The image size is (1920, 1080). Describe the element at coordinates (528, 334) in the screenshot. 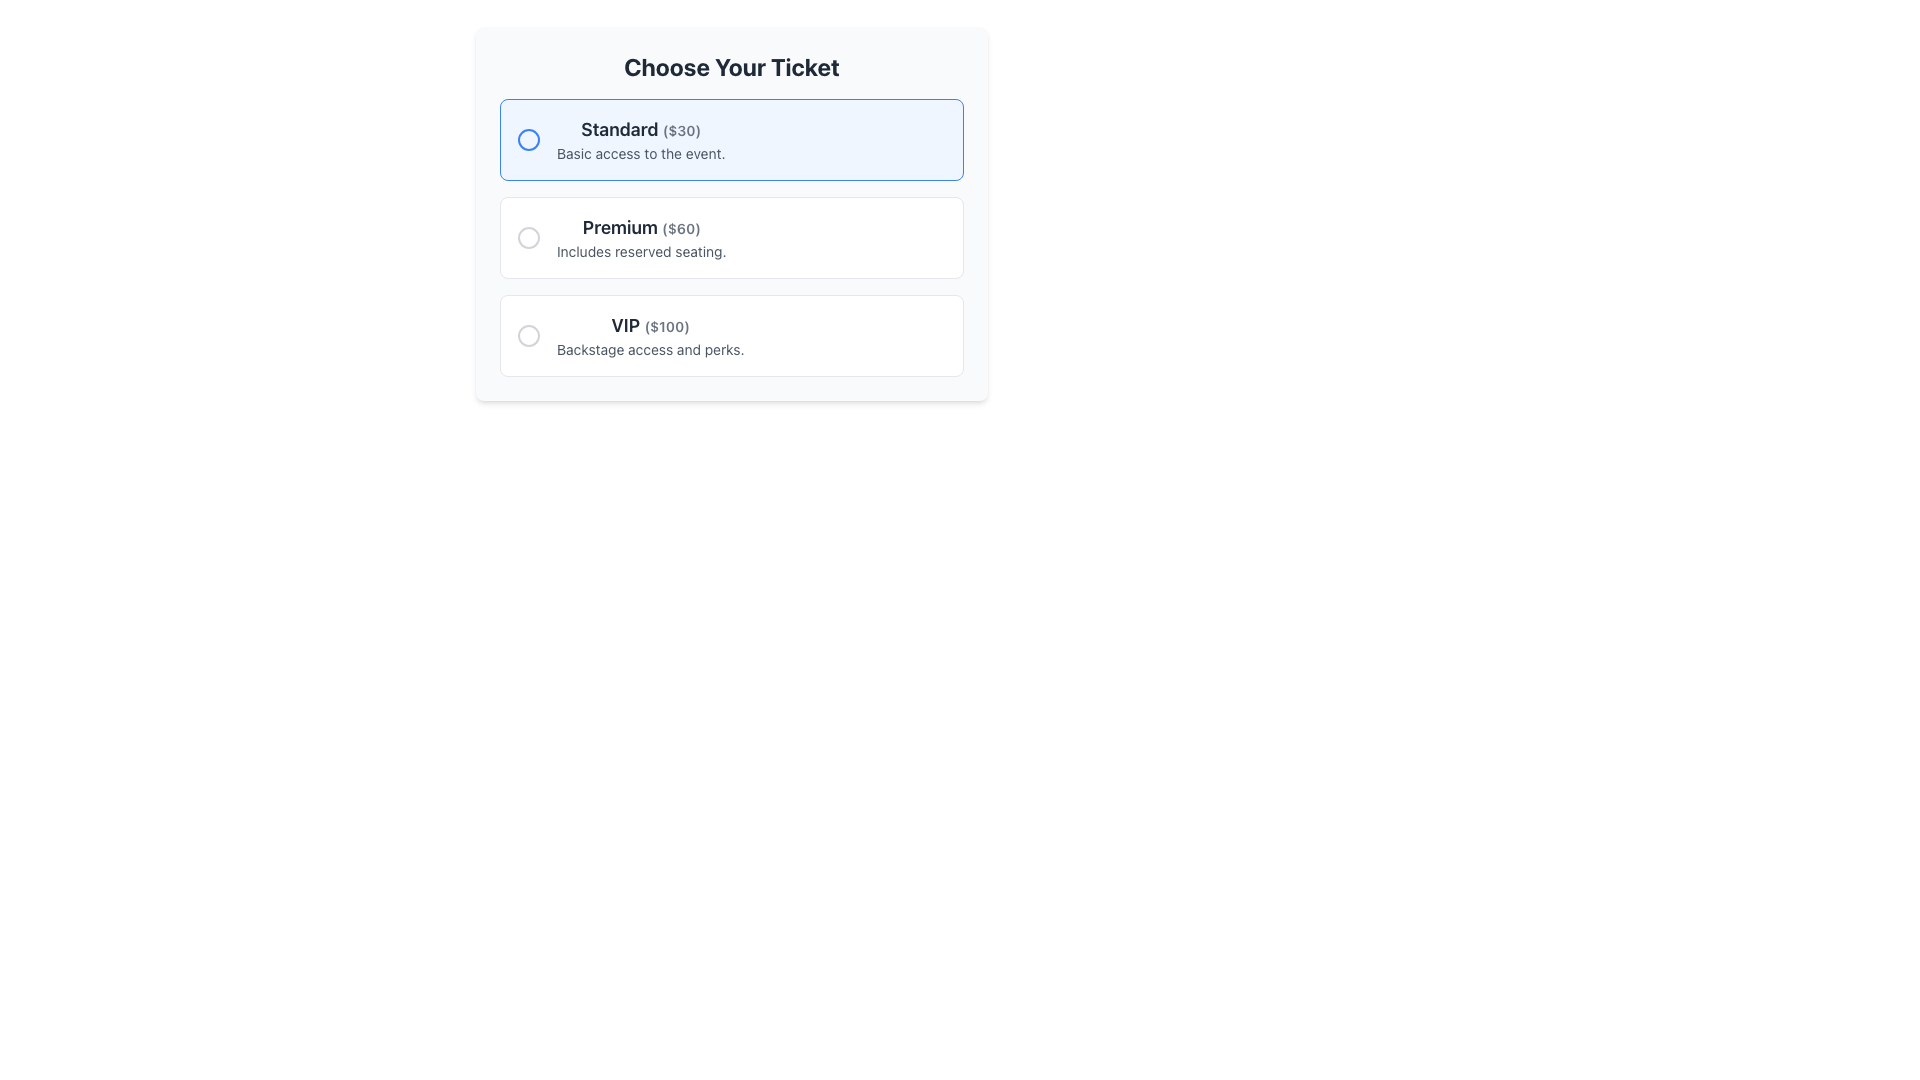

I see `the interactive SVG circle with a radius of approximately 10 units, located in the 'VIP ($100)' option block` at that location.